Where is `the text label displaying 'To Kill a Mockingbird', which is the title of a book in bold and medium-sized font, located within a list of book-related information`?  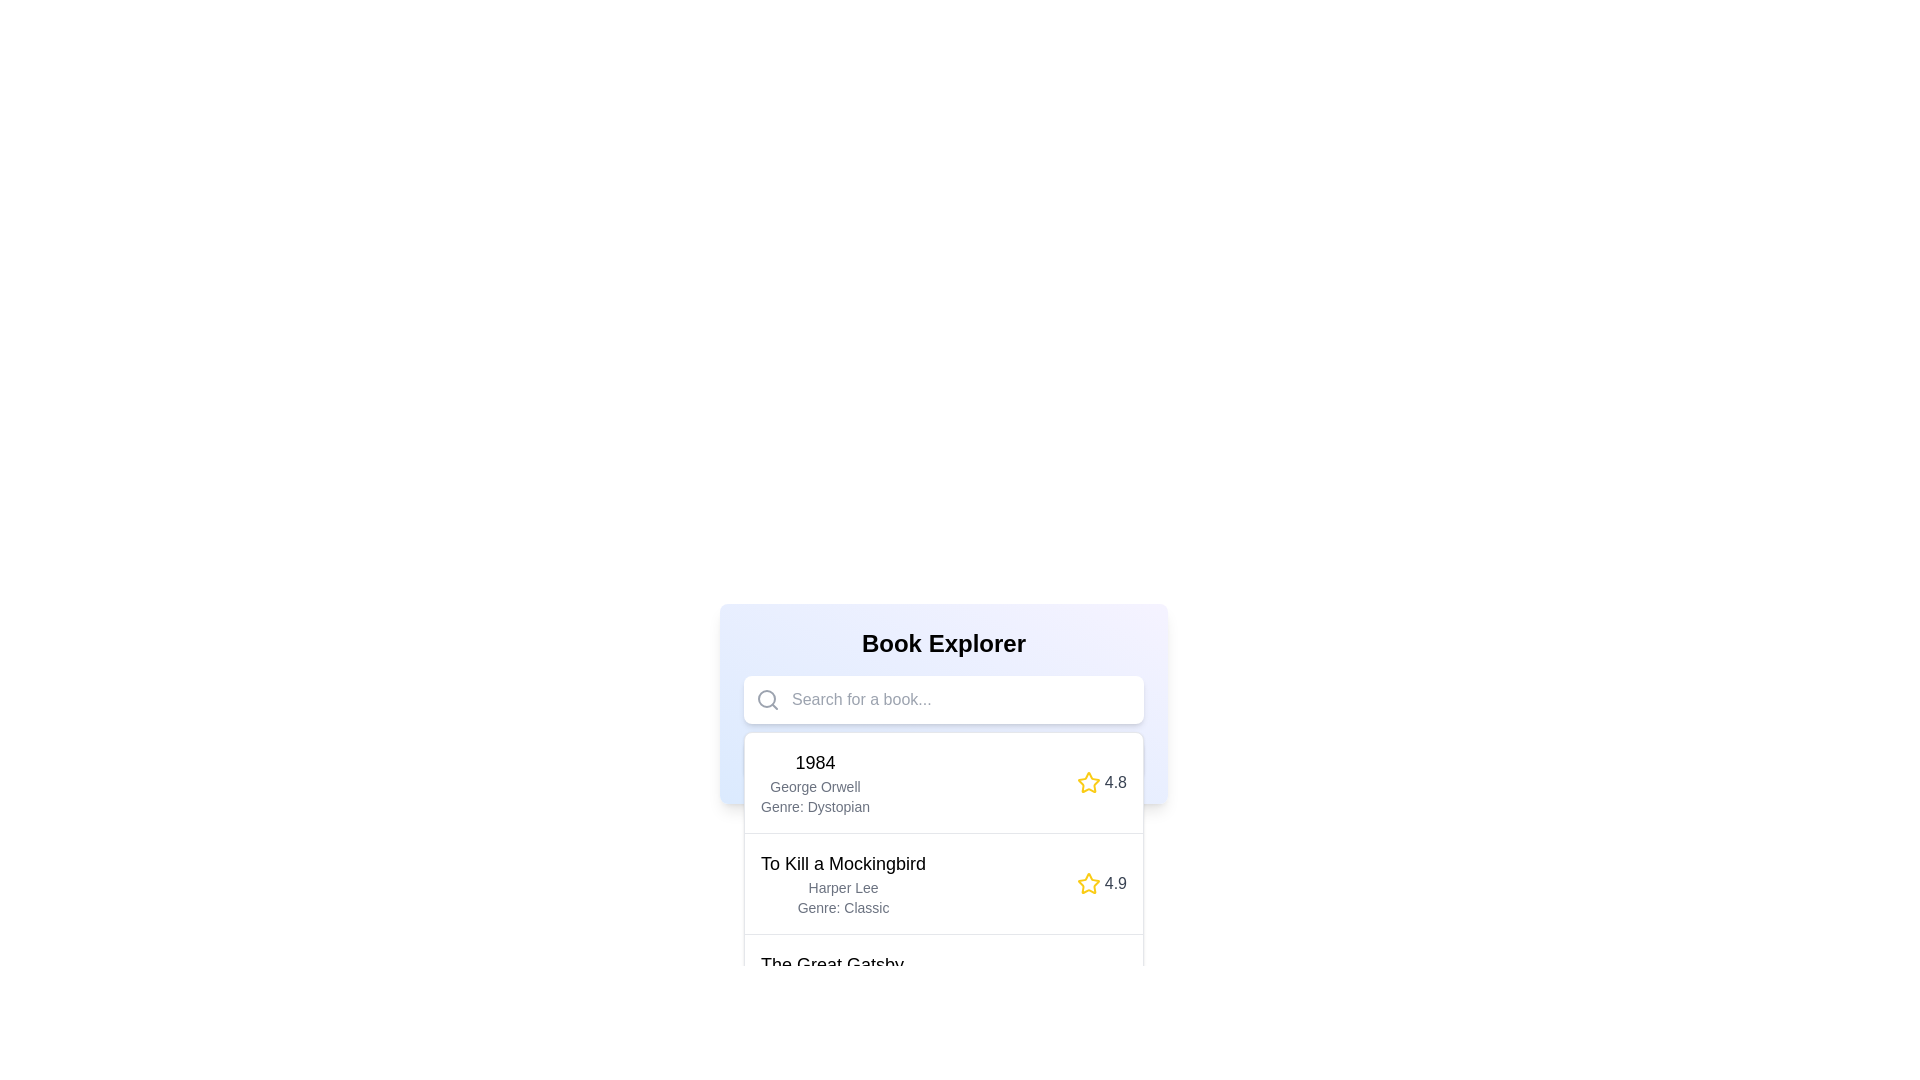 the text label displaying 'To Kill a Mockingbird', which is the title of a book in bold and medium-sized font, located within a list of book-related information is located at coordinates (843, 863).